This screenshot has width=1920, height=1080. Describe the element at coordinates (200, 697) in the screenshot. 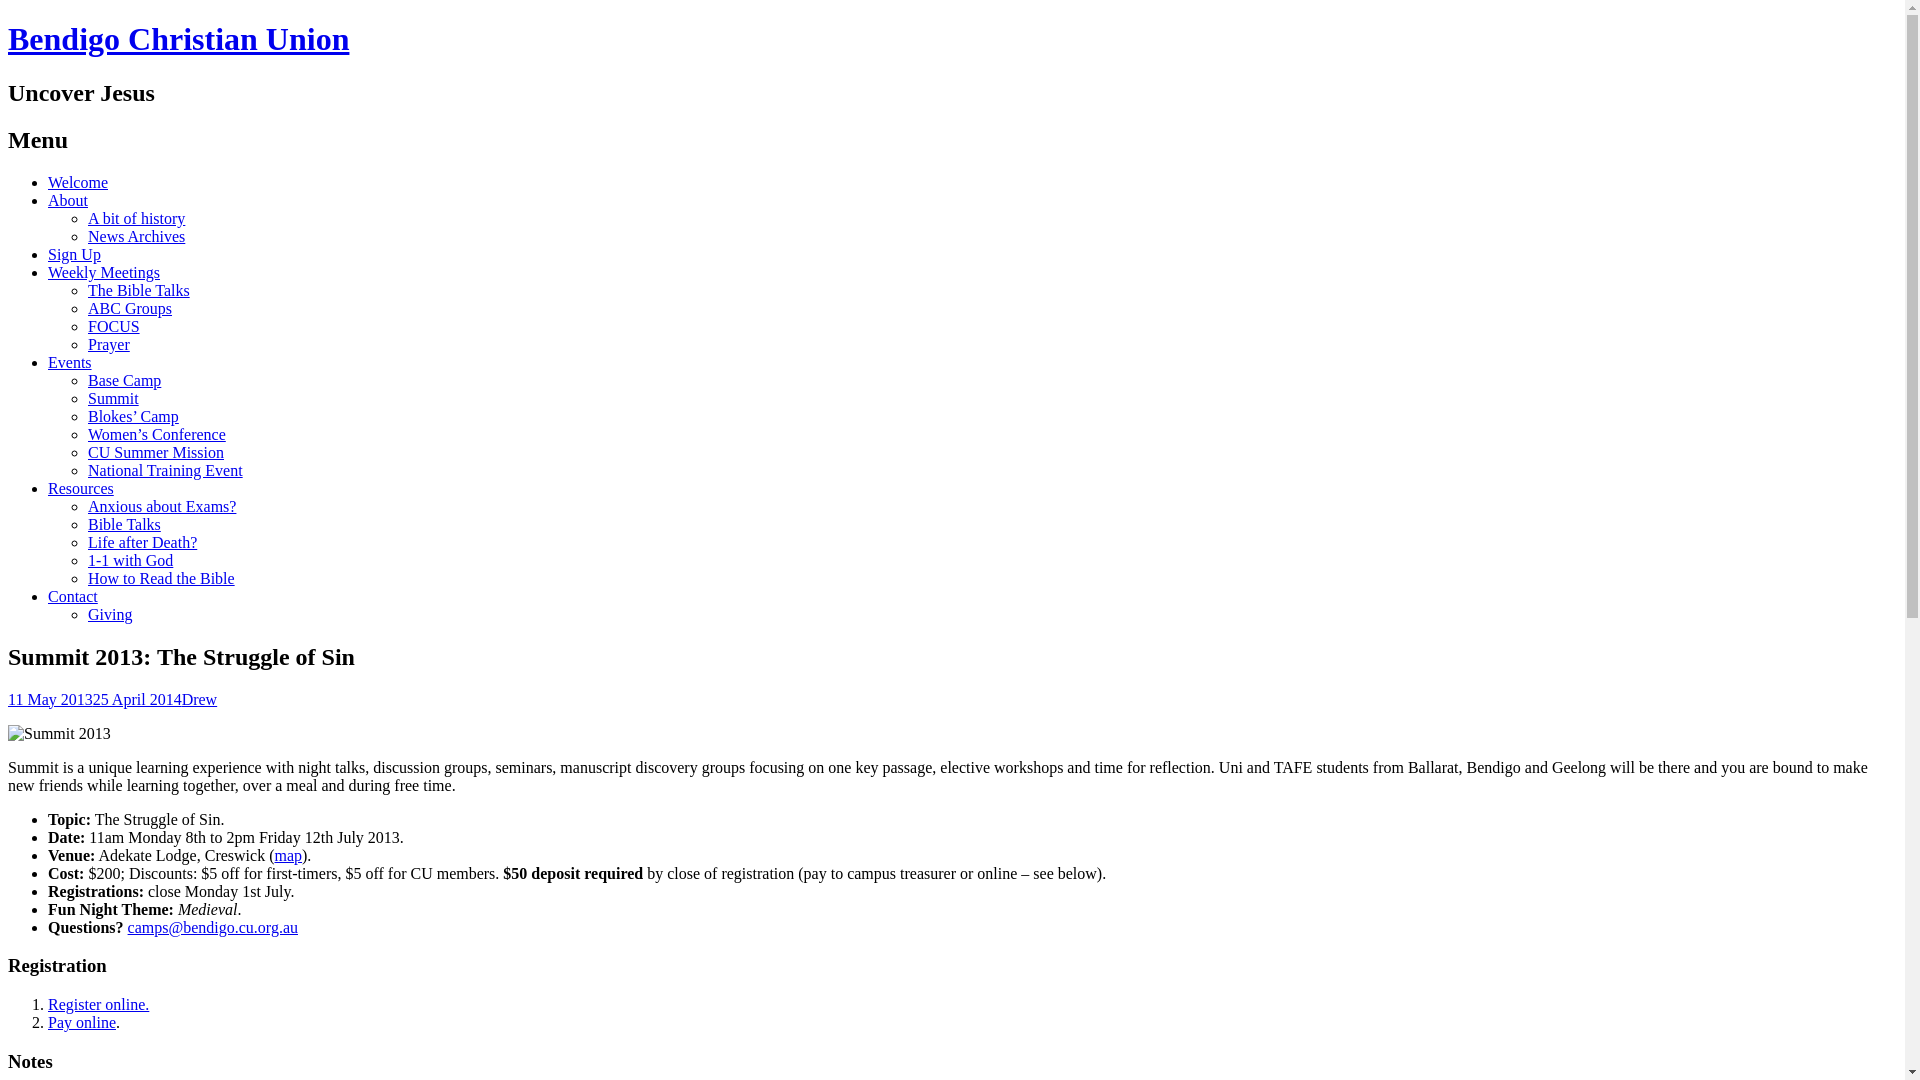

I see `'Drew'` at that location.